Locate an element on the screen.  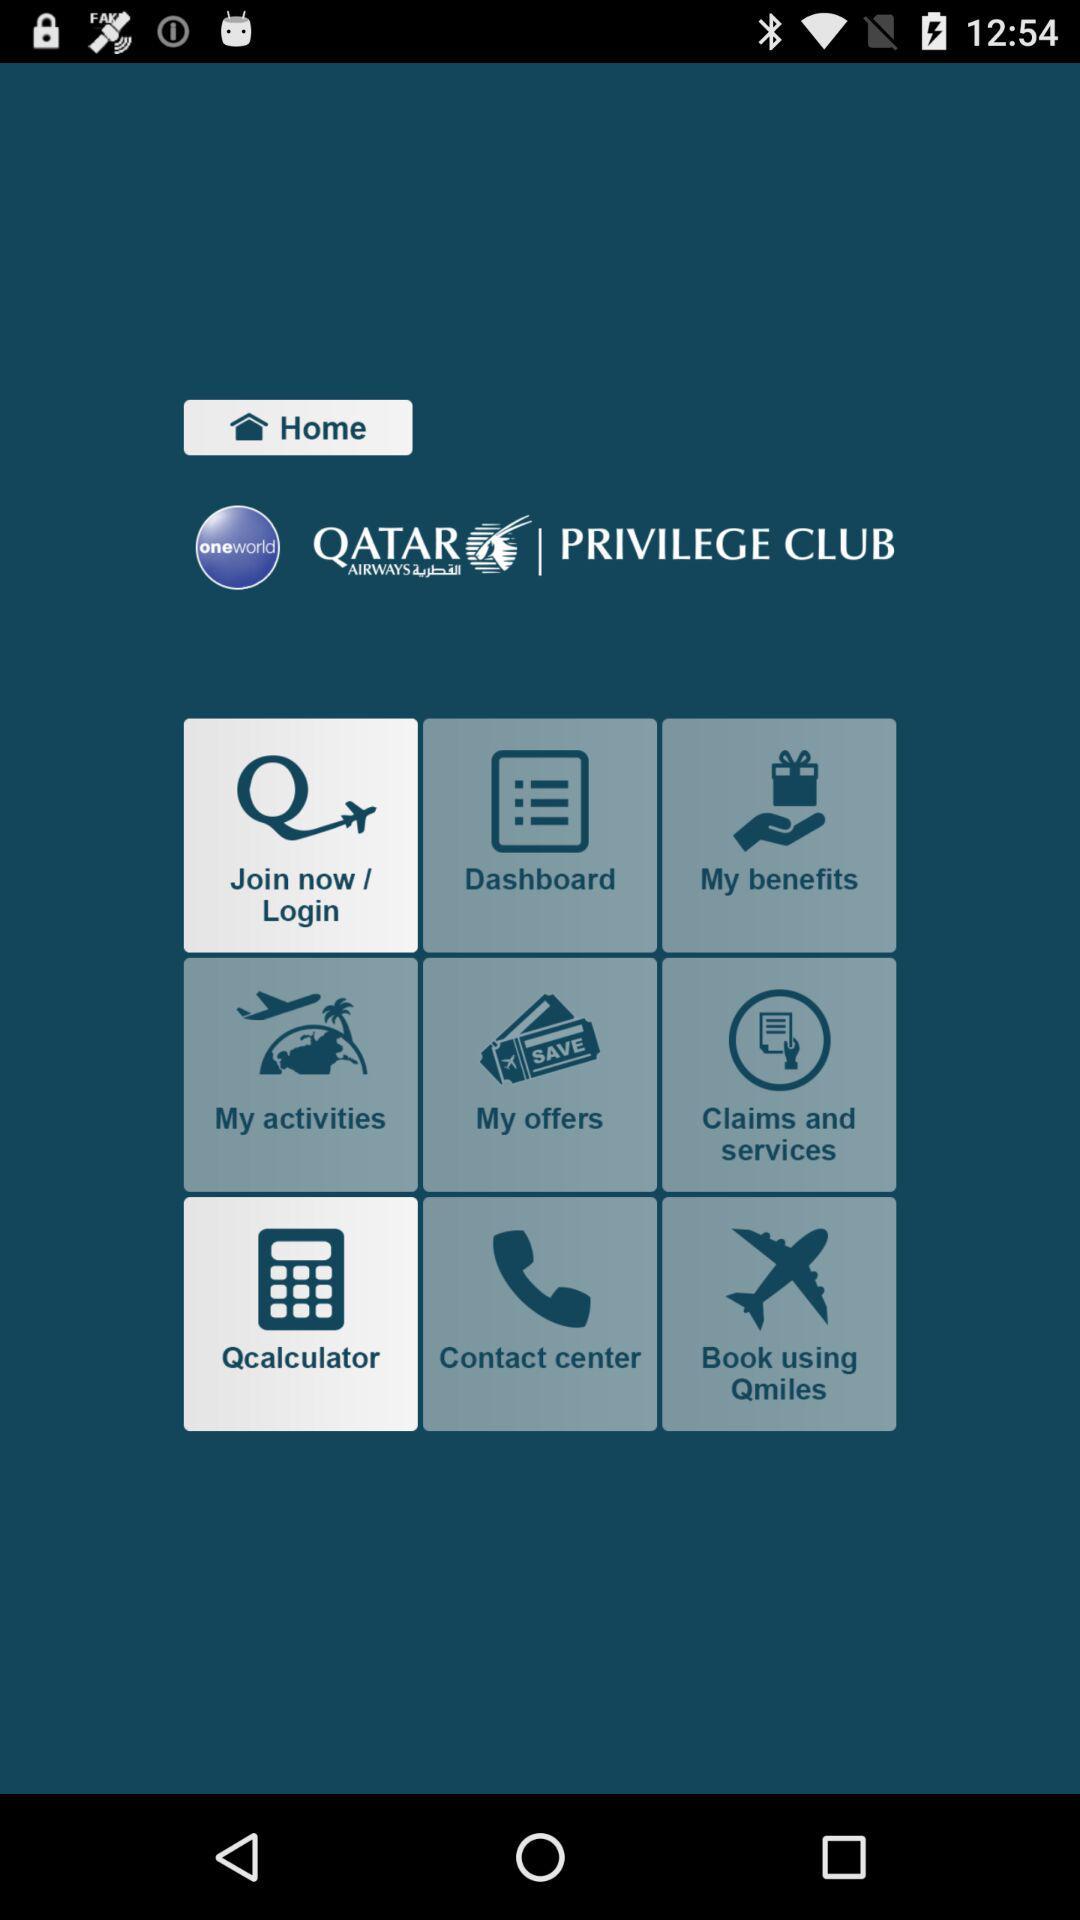
my activities is located at coordinates (300, 1073).